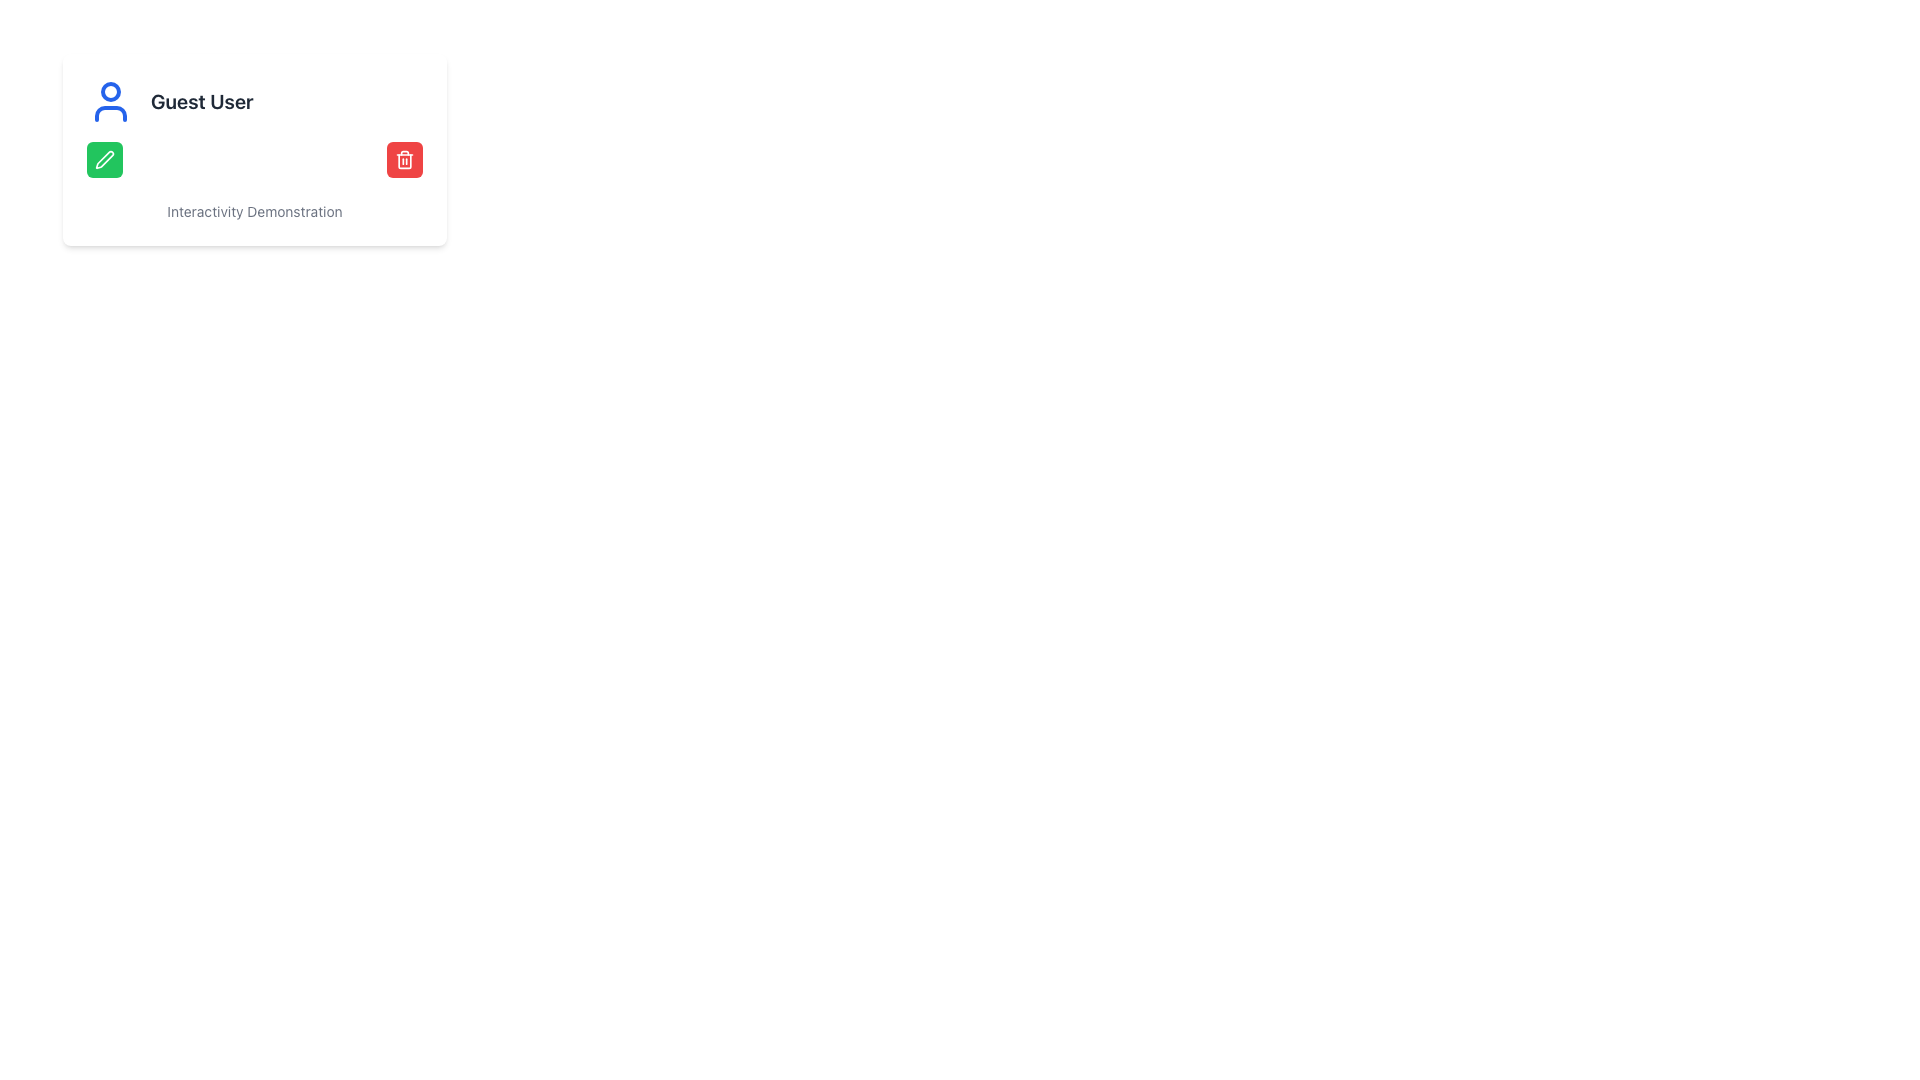 Image resolution: width=1920 pixels, height=1080 pixels. What do you see at coordinates (403, 158) in the screenshot?
I see `the red trash bin icon located at the rightmost position within the card component` at bounding box center [403, 158].